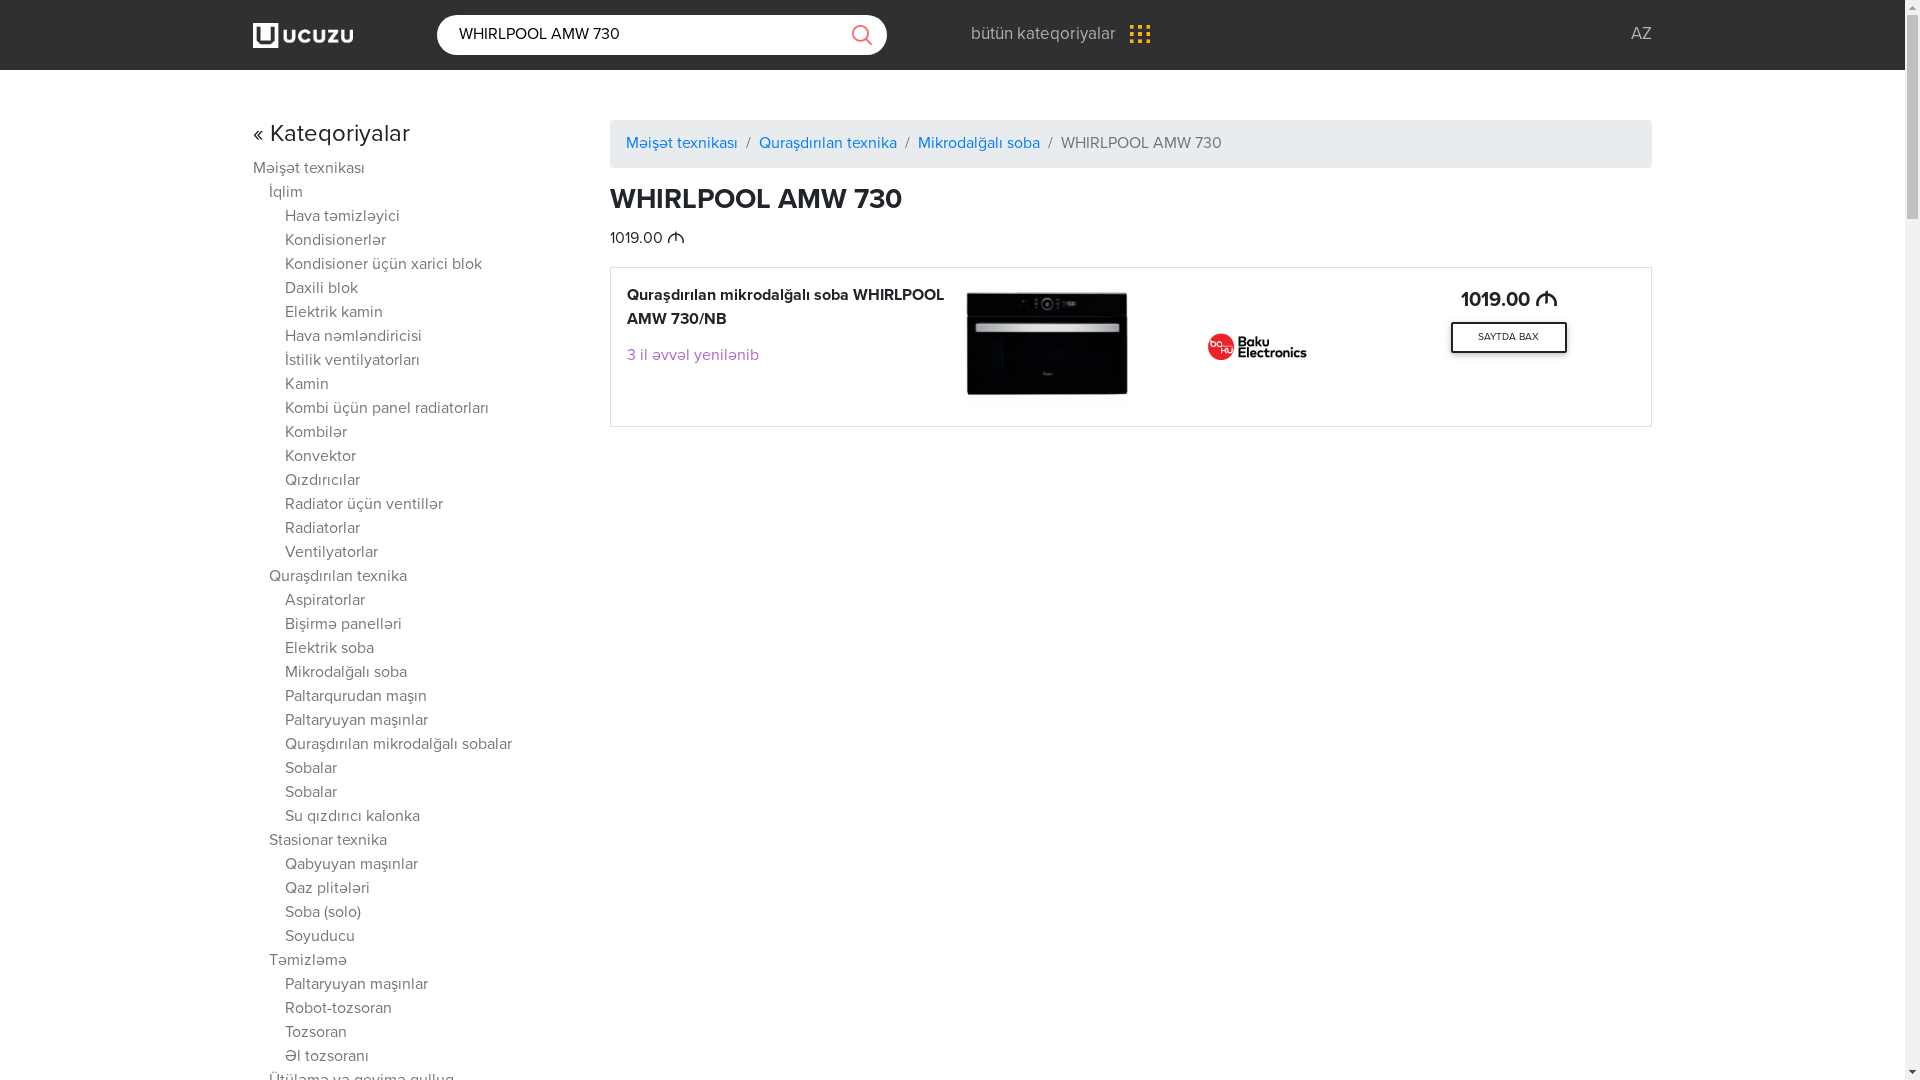 The height and width of the screenshot is (1080, 1920). Describe the element at coordinates (1641, 34) in the screenshot. I see `'AZ'` at that location.